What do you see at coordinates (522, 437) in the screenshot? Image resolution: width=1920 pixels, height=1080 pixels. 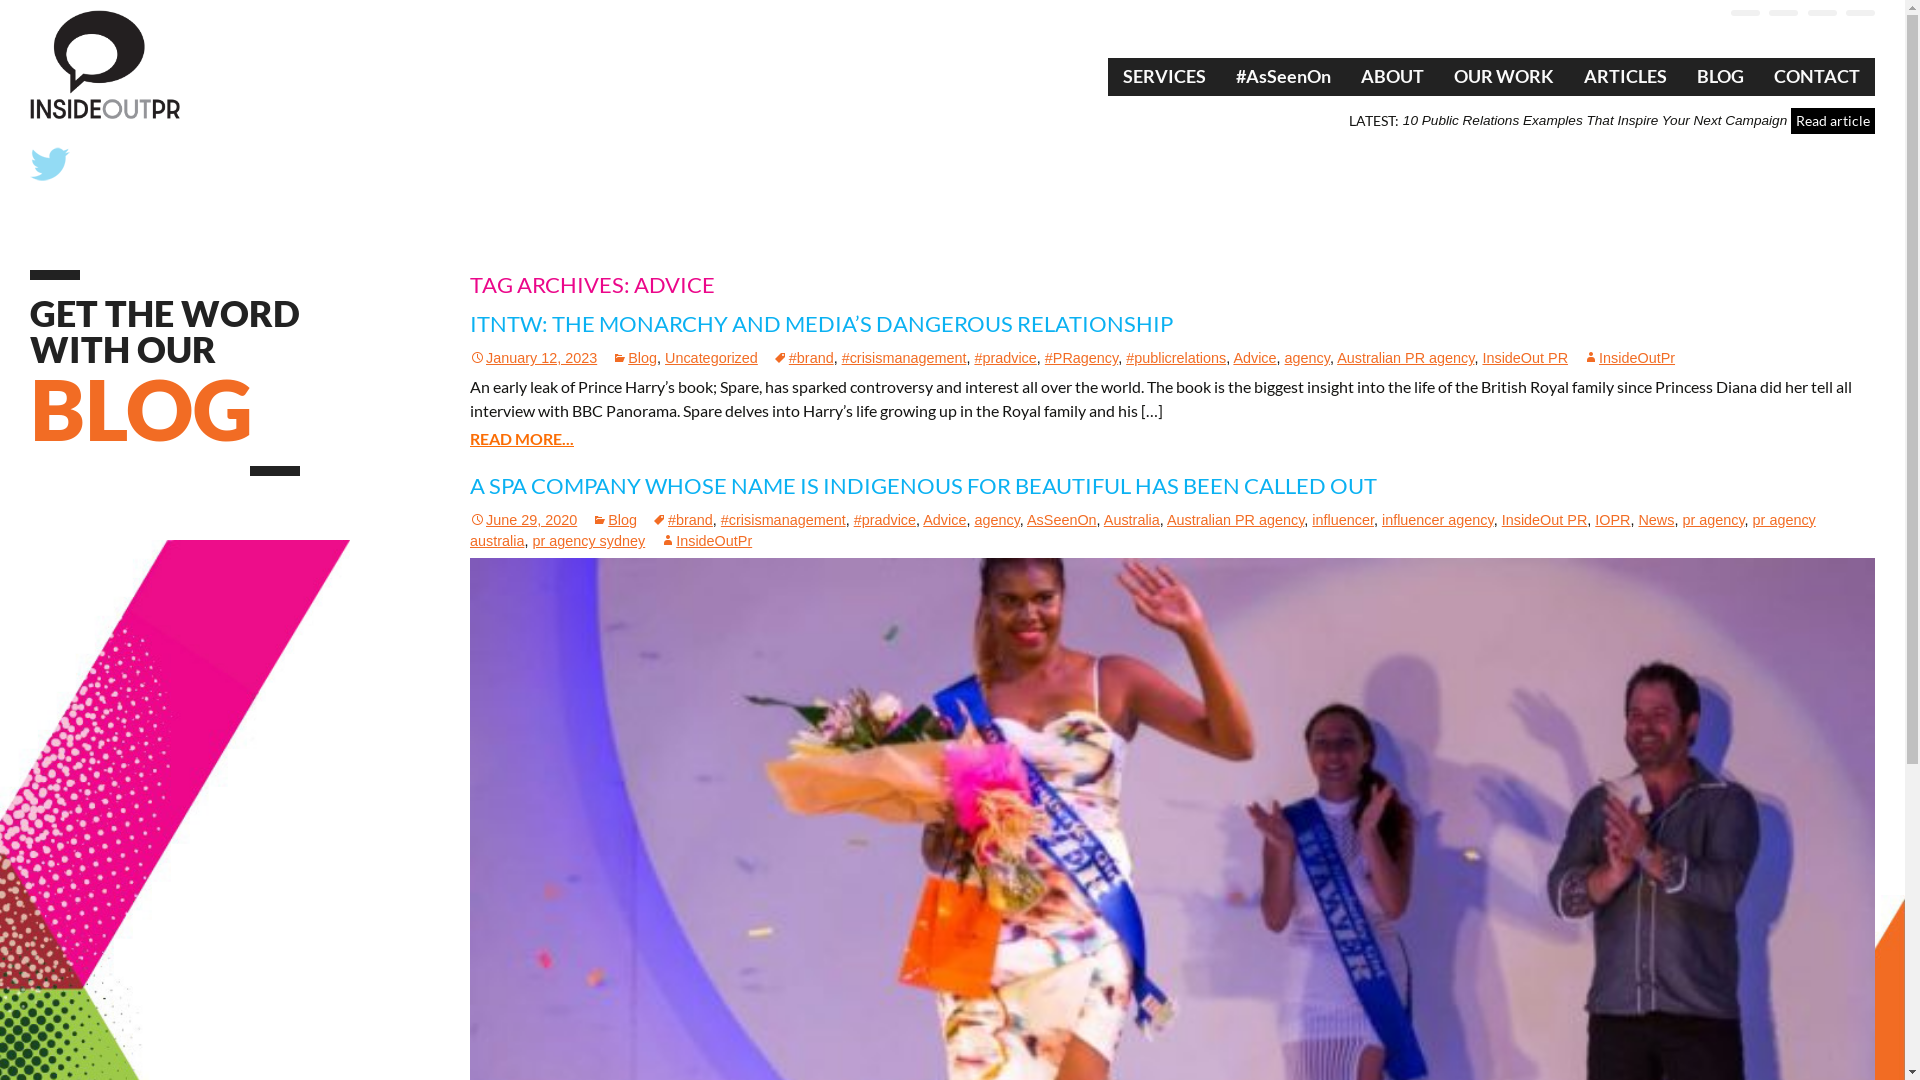 I see `'READ MORE...'` at bounding box center [522, 437].